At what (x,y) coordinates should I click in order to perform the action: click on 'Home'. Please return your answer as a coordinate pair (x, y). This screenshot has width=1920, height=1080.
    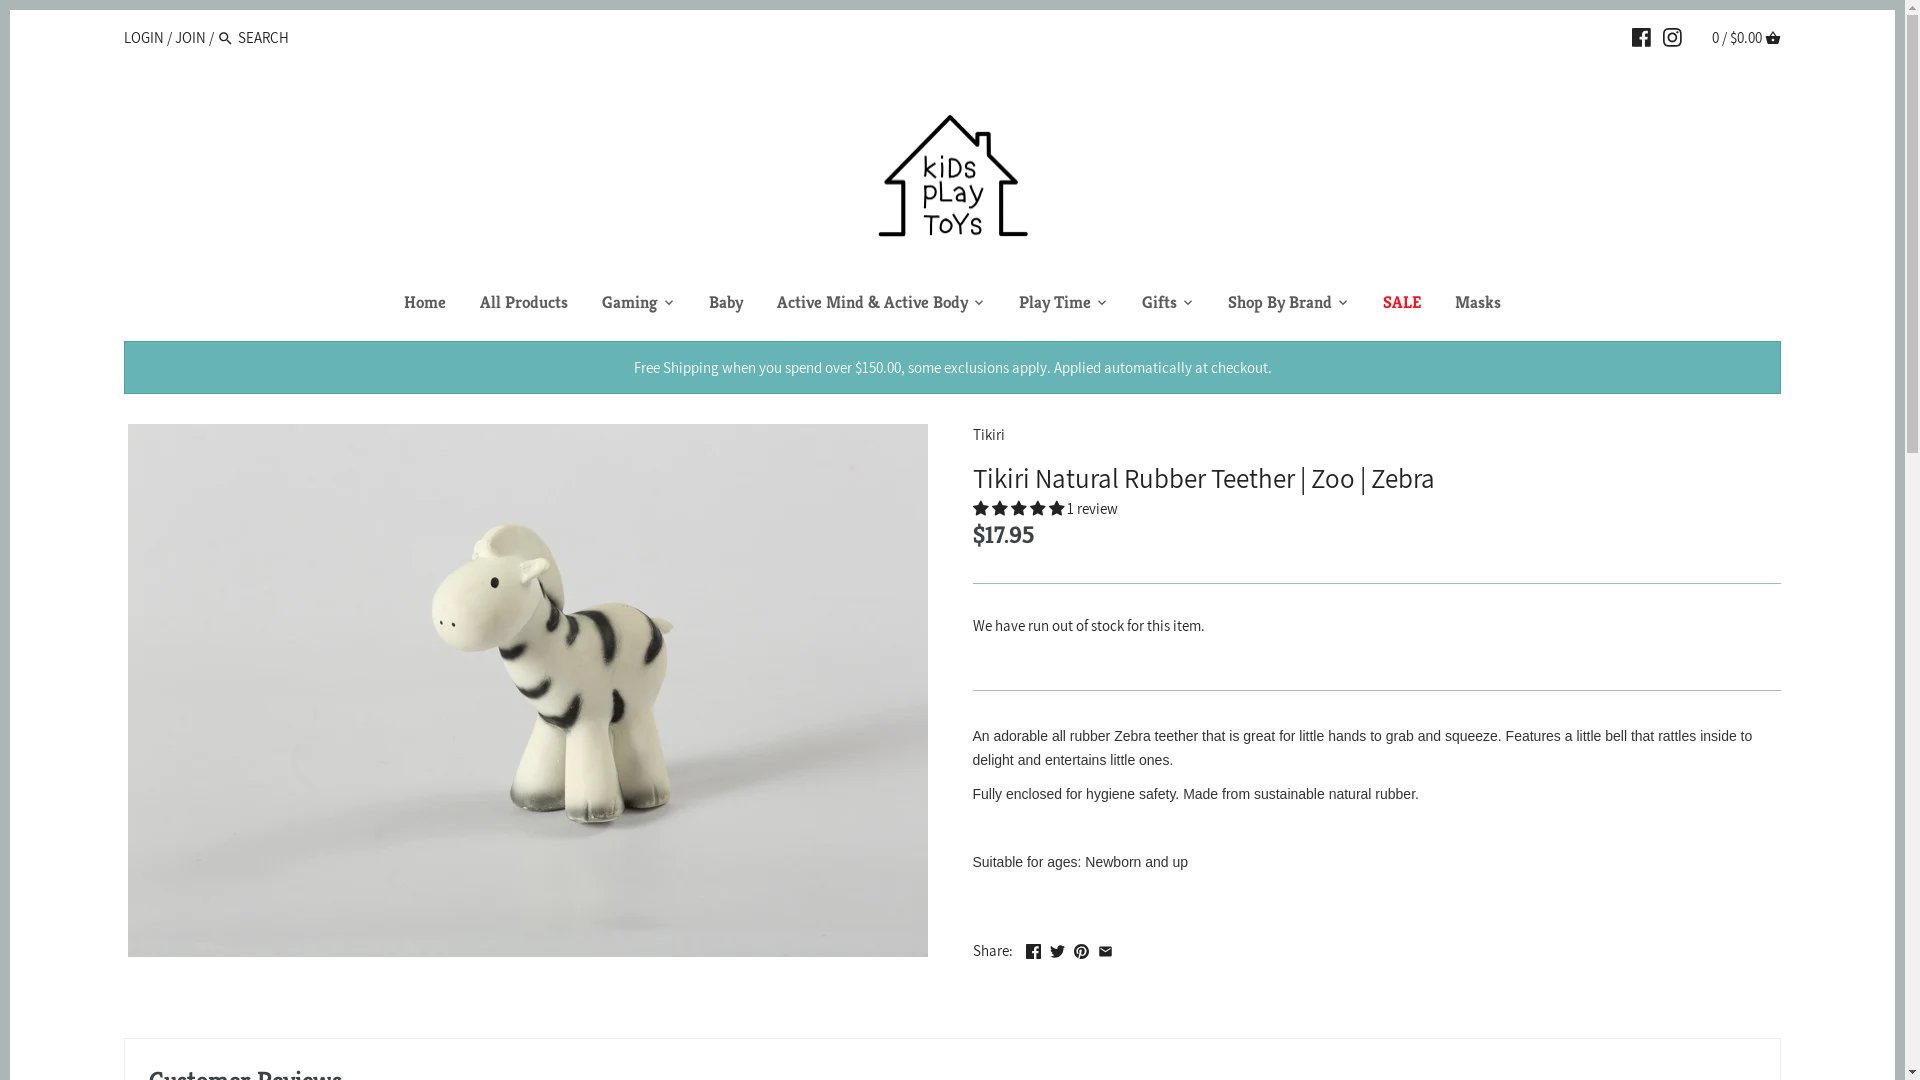
    Looking at the image, I should click on (387, 304).